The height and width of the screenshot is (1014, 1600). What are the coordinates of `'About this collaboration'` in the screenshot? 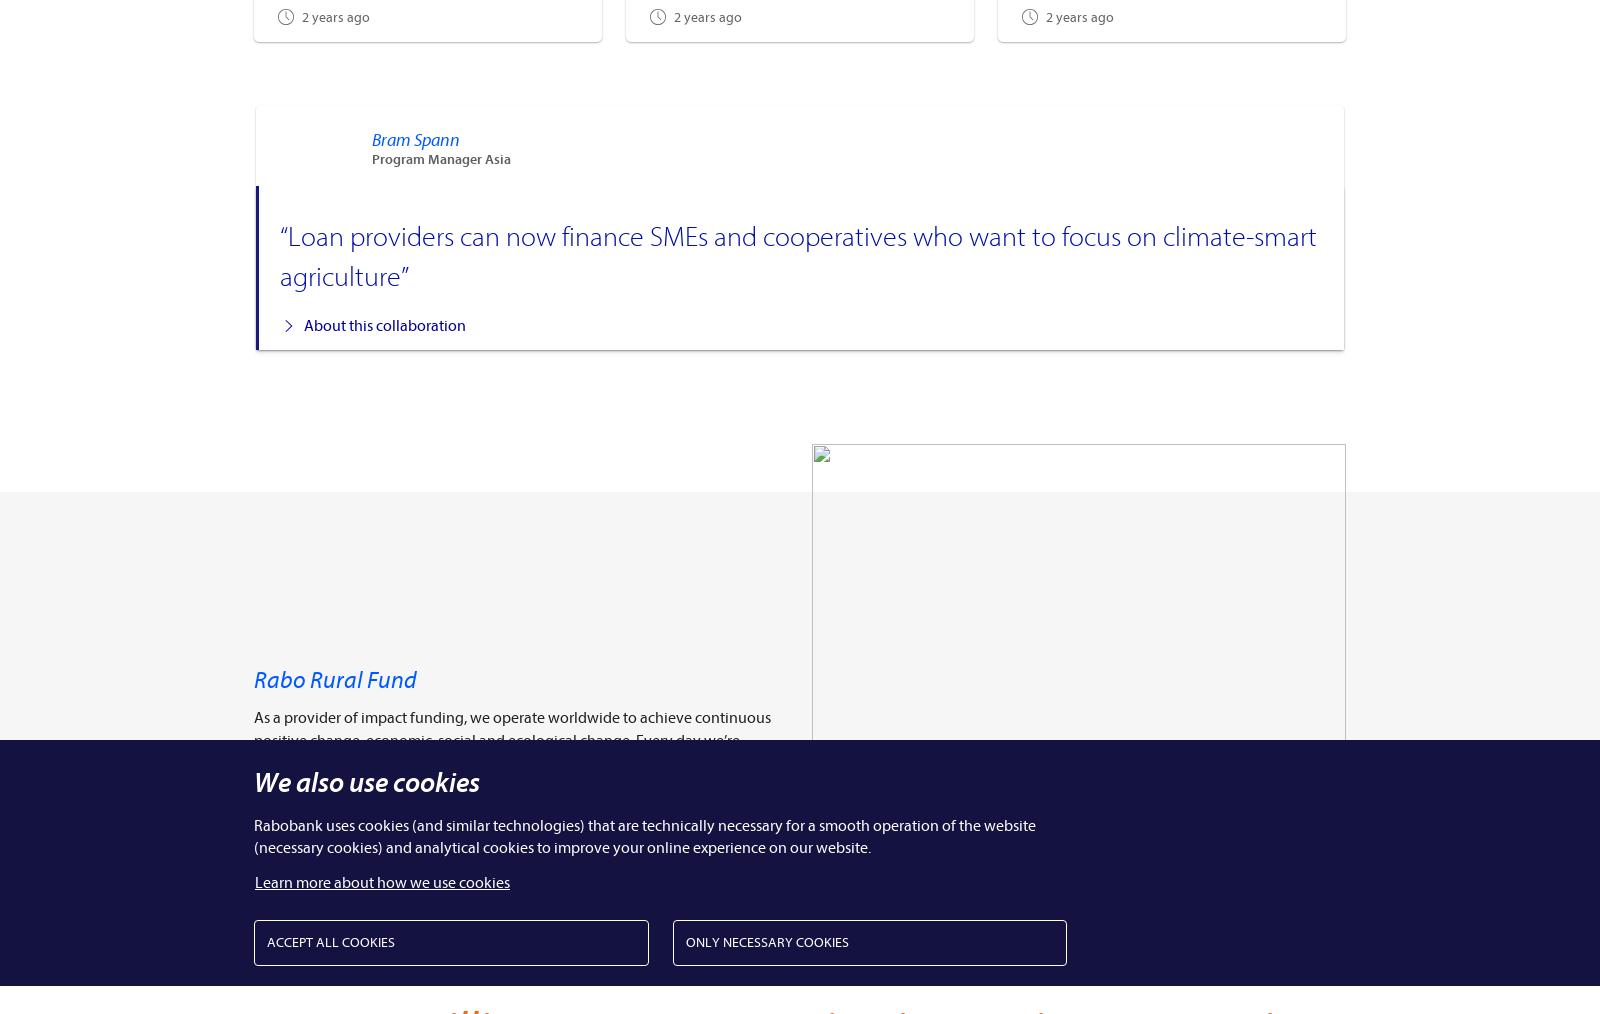 It's located at (384, 326).